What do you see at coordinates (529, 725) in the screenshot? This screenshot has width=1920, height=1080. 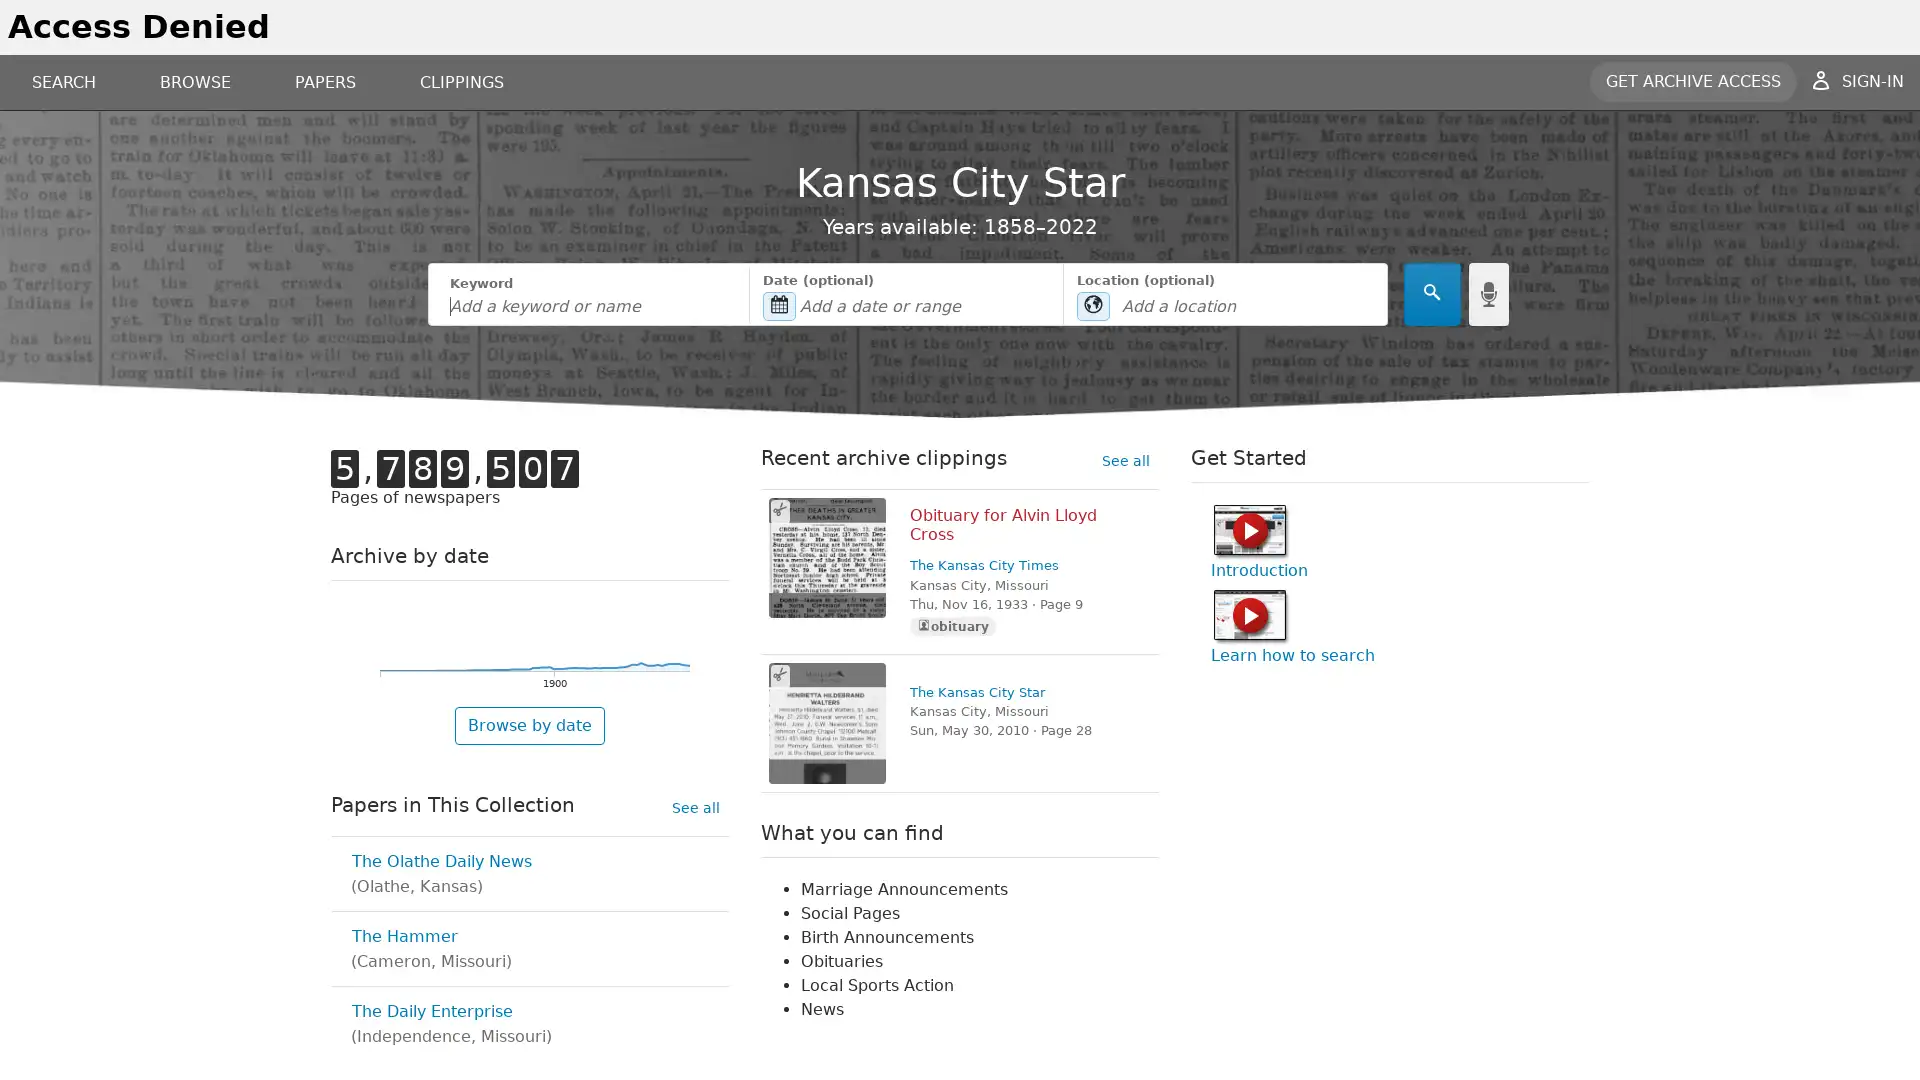 I see `Browse by date` at bounding box center [529, 725].